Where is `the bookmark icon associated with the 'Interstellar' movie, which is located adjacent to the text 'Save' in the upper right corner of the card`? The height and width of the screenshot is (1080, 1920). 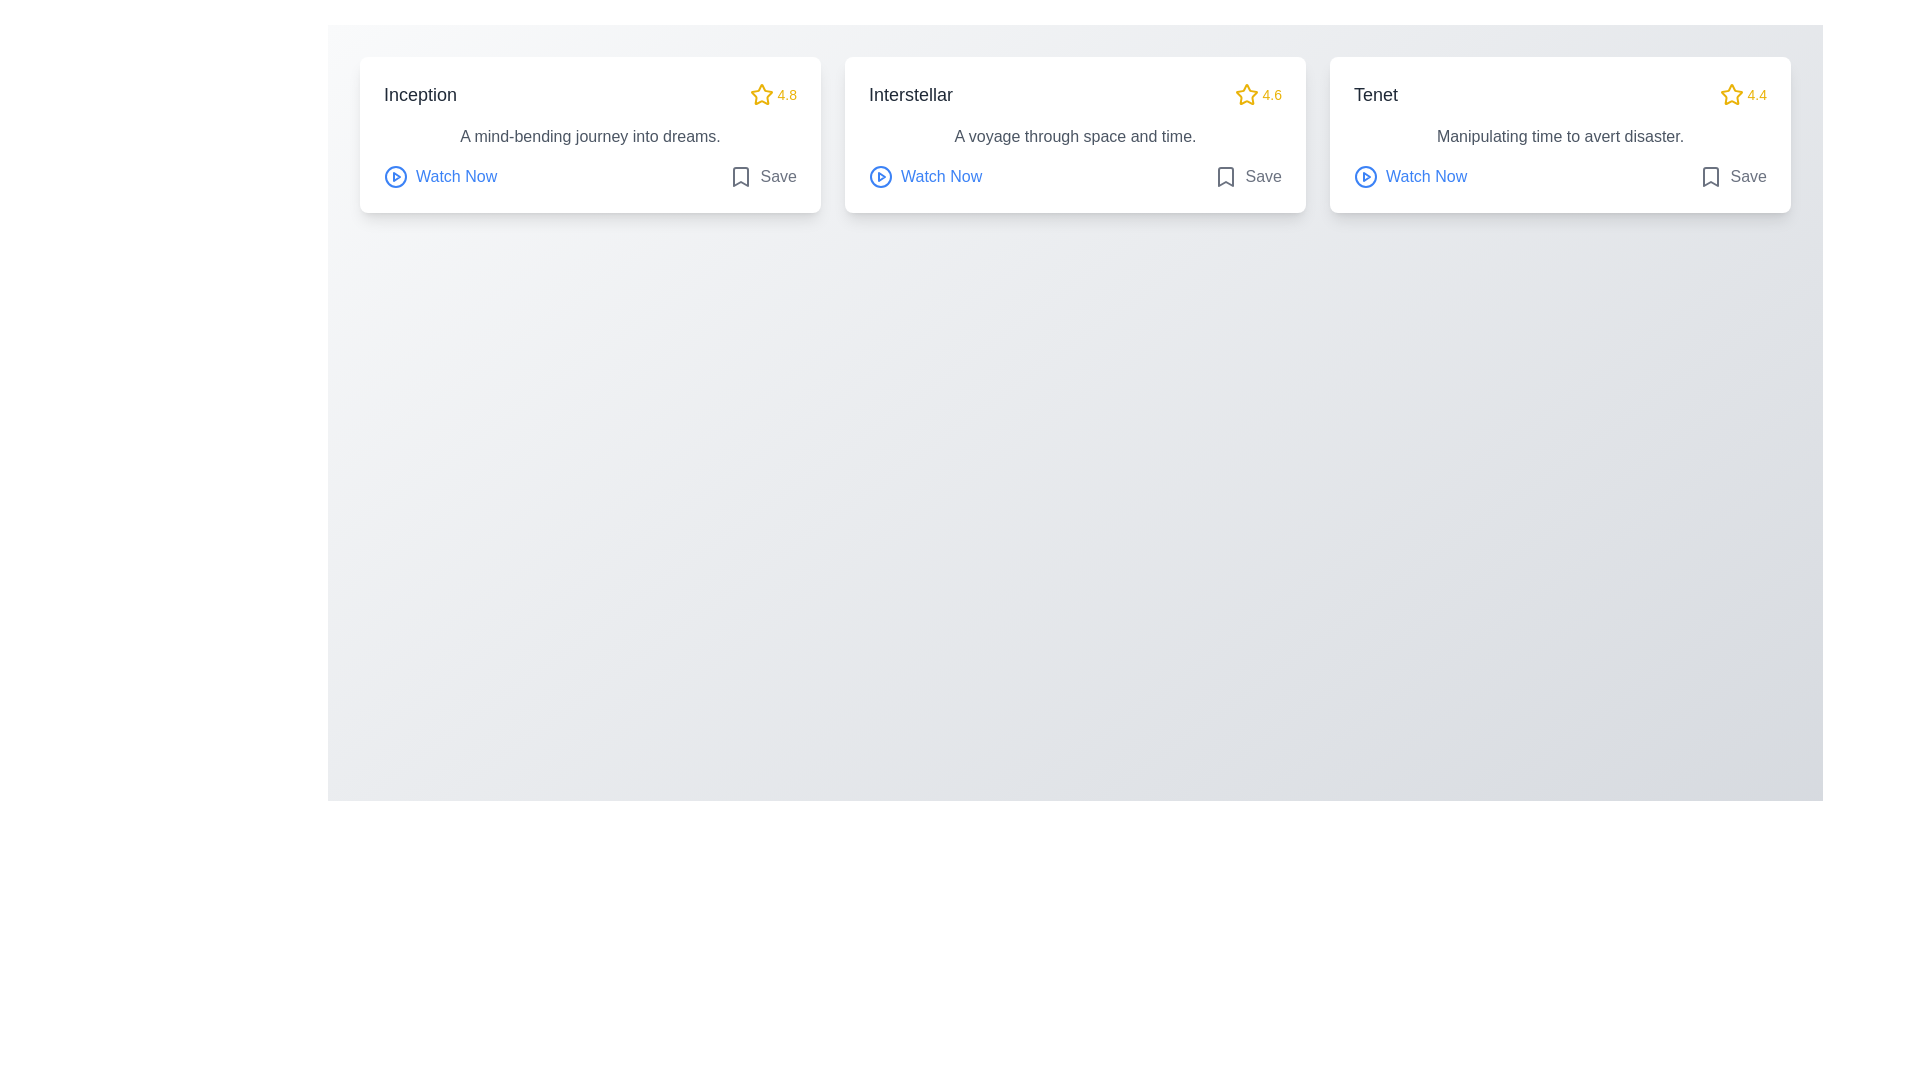 the bookmark icon associated with the 'Interstellar' movie, which is located adjacent to the text 'Save' in the upper right corner of the card is located at coordinates (1224, 176).